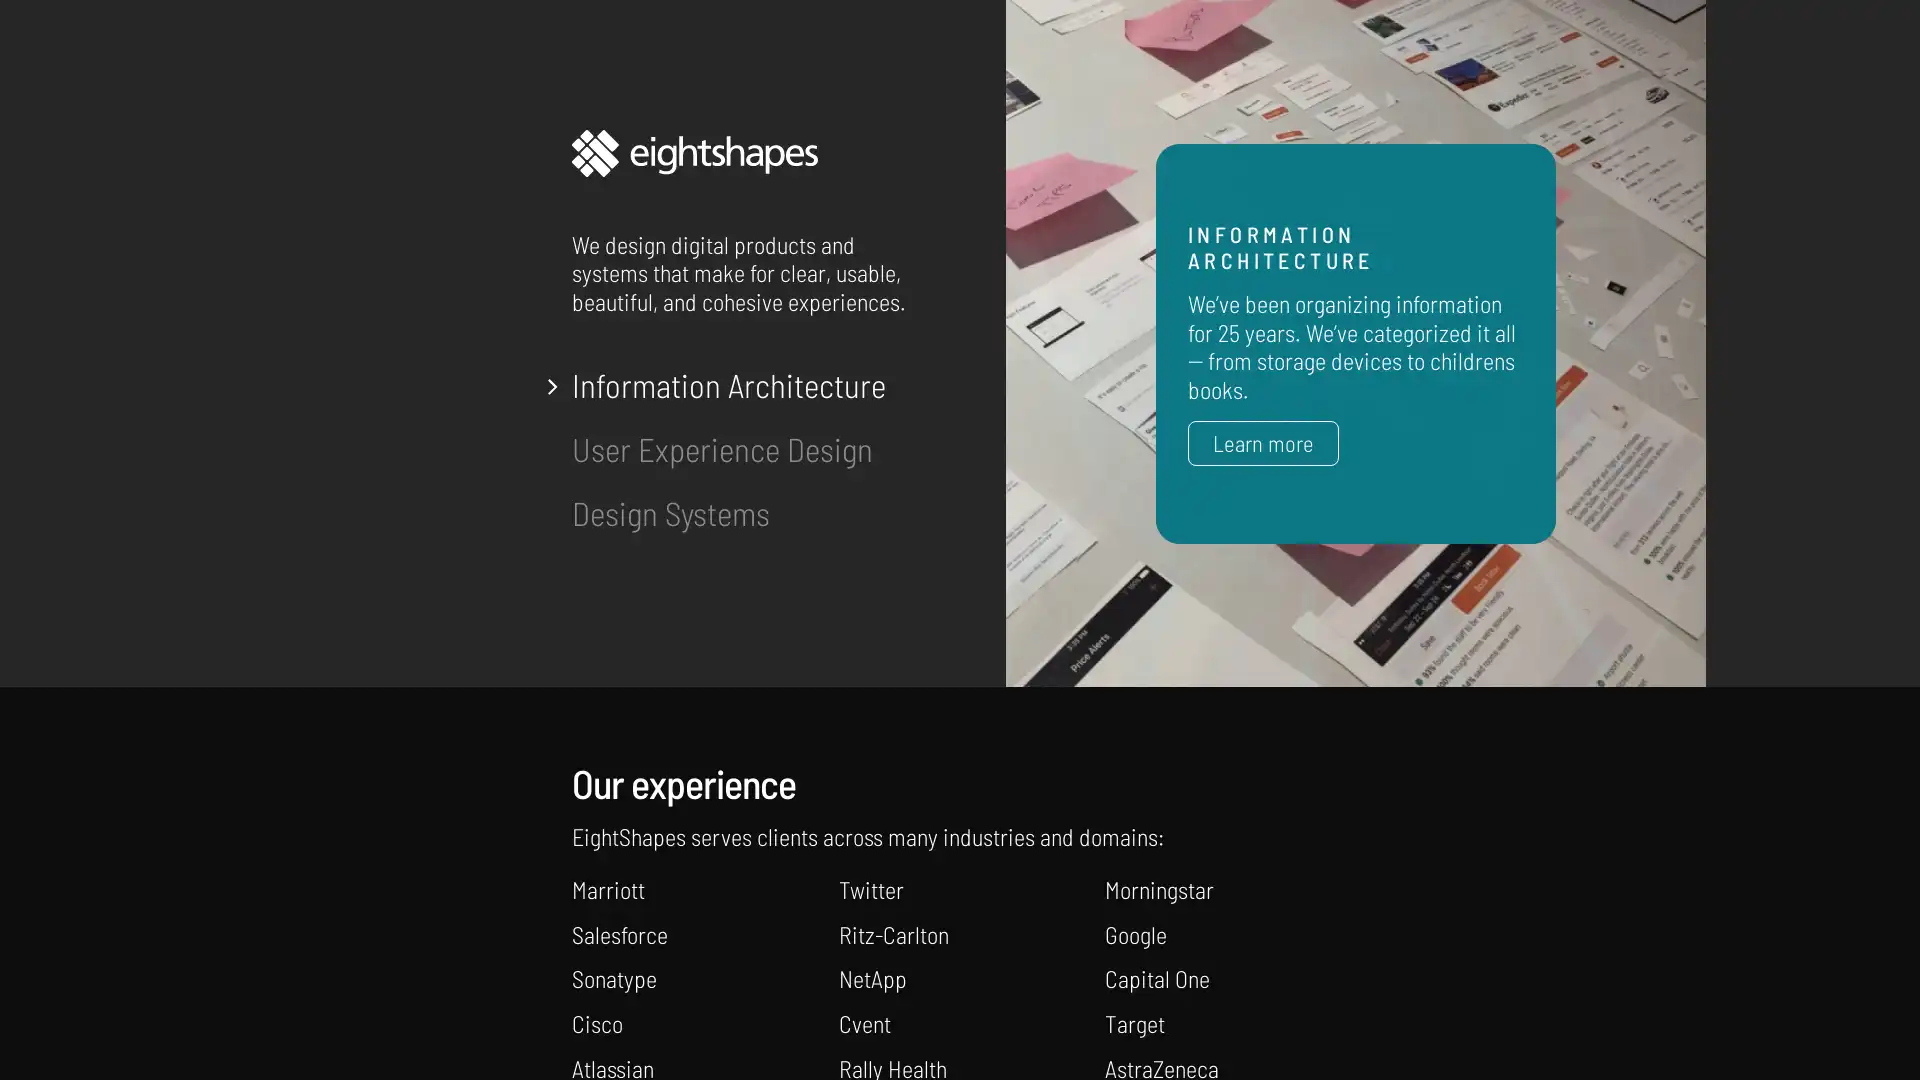  Describe the element at coordinates (728, 385) in the screenshot. I see `Information Architecture` at that location.